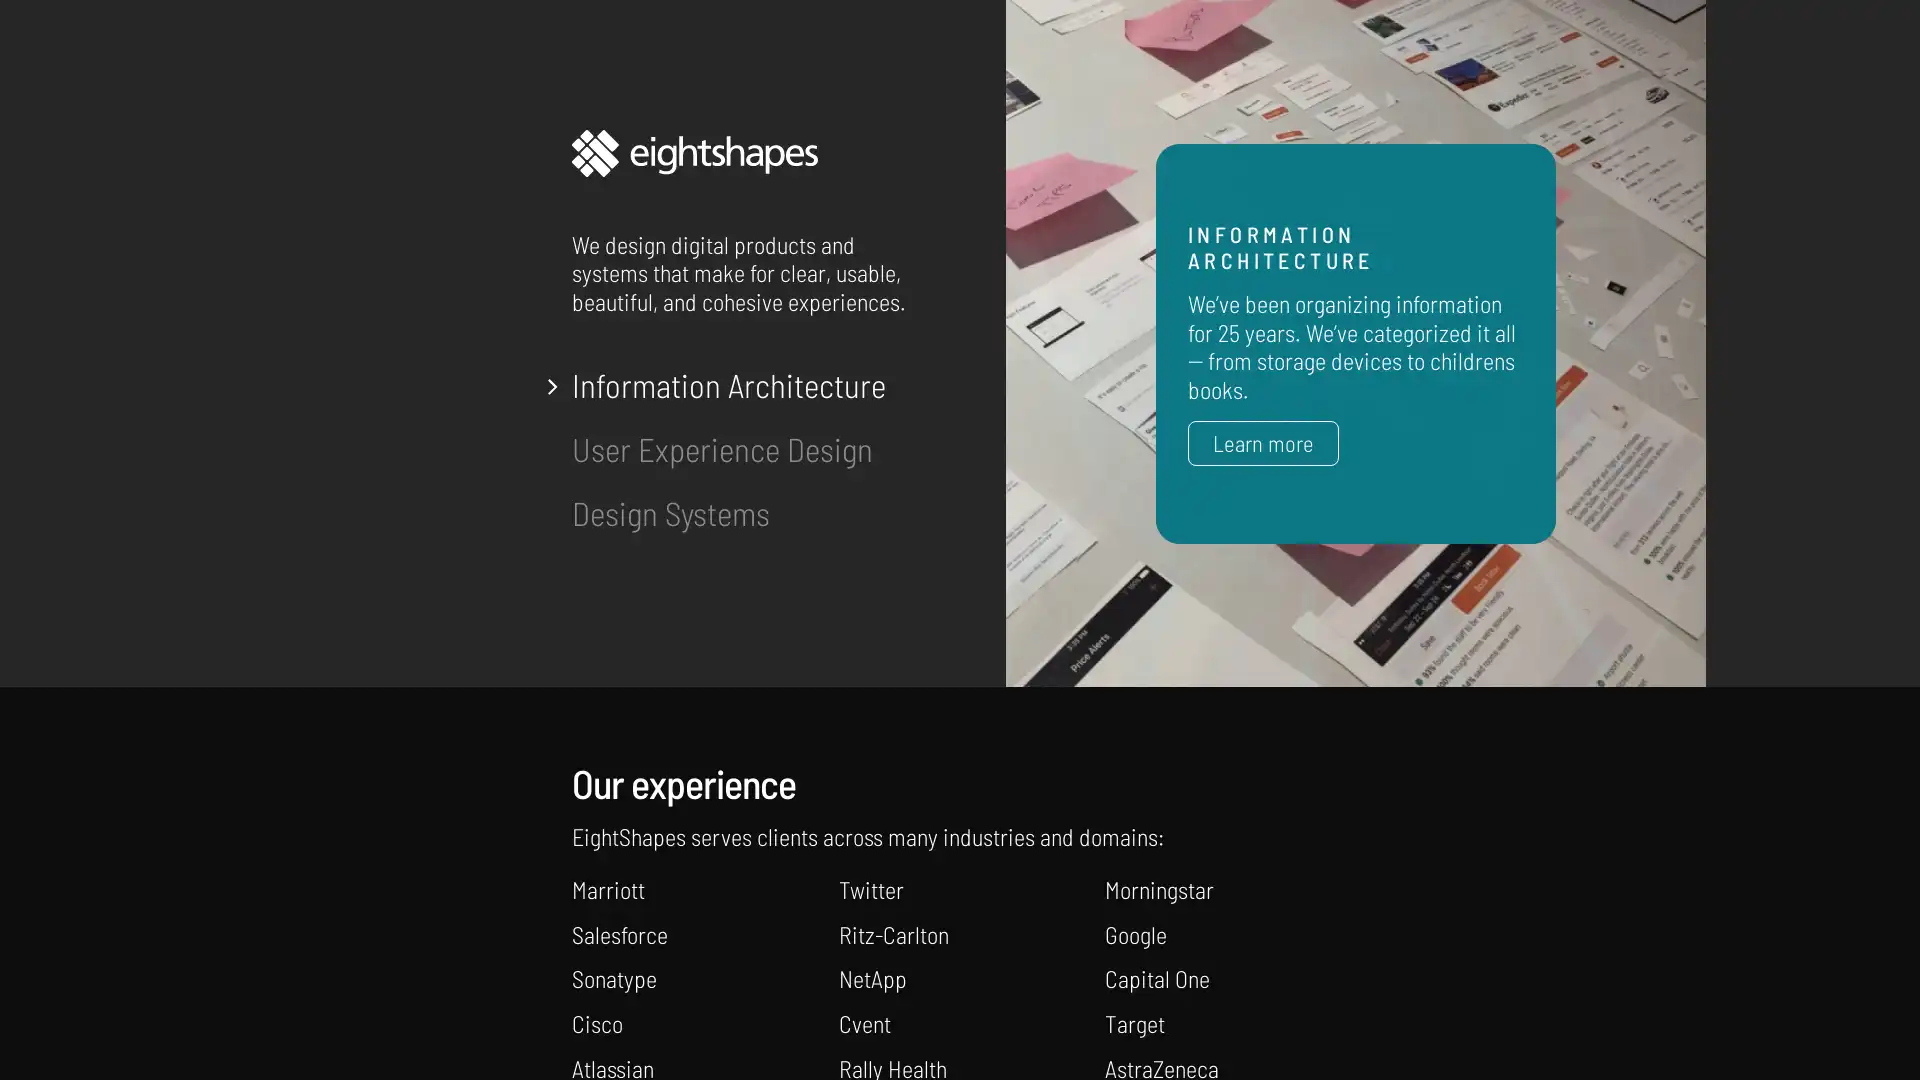  Describe the element at coordinates (728, 385) in the screenshot. I see `Information Architecture` at that location.